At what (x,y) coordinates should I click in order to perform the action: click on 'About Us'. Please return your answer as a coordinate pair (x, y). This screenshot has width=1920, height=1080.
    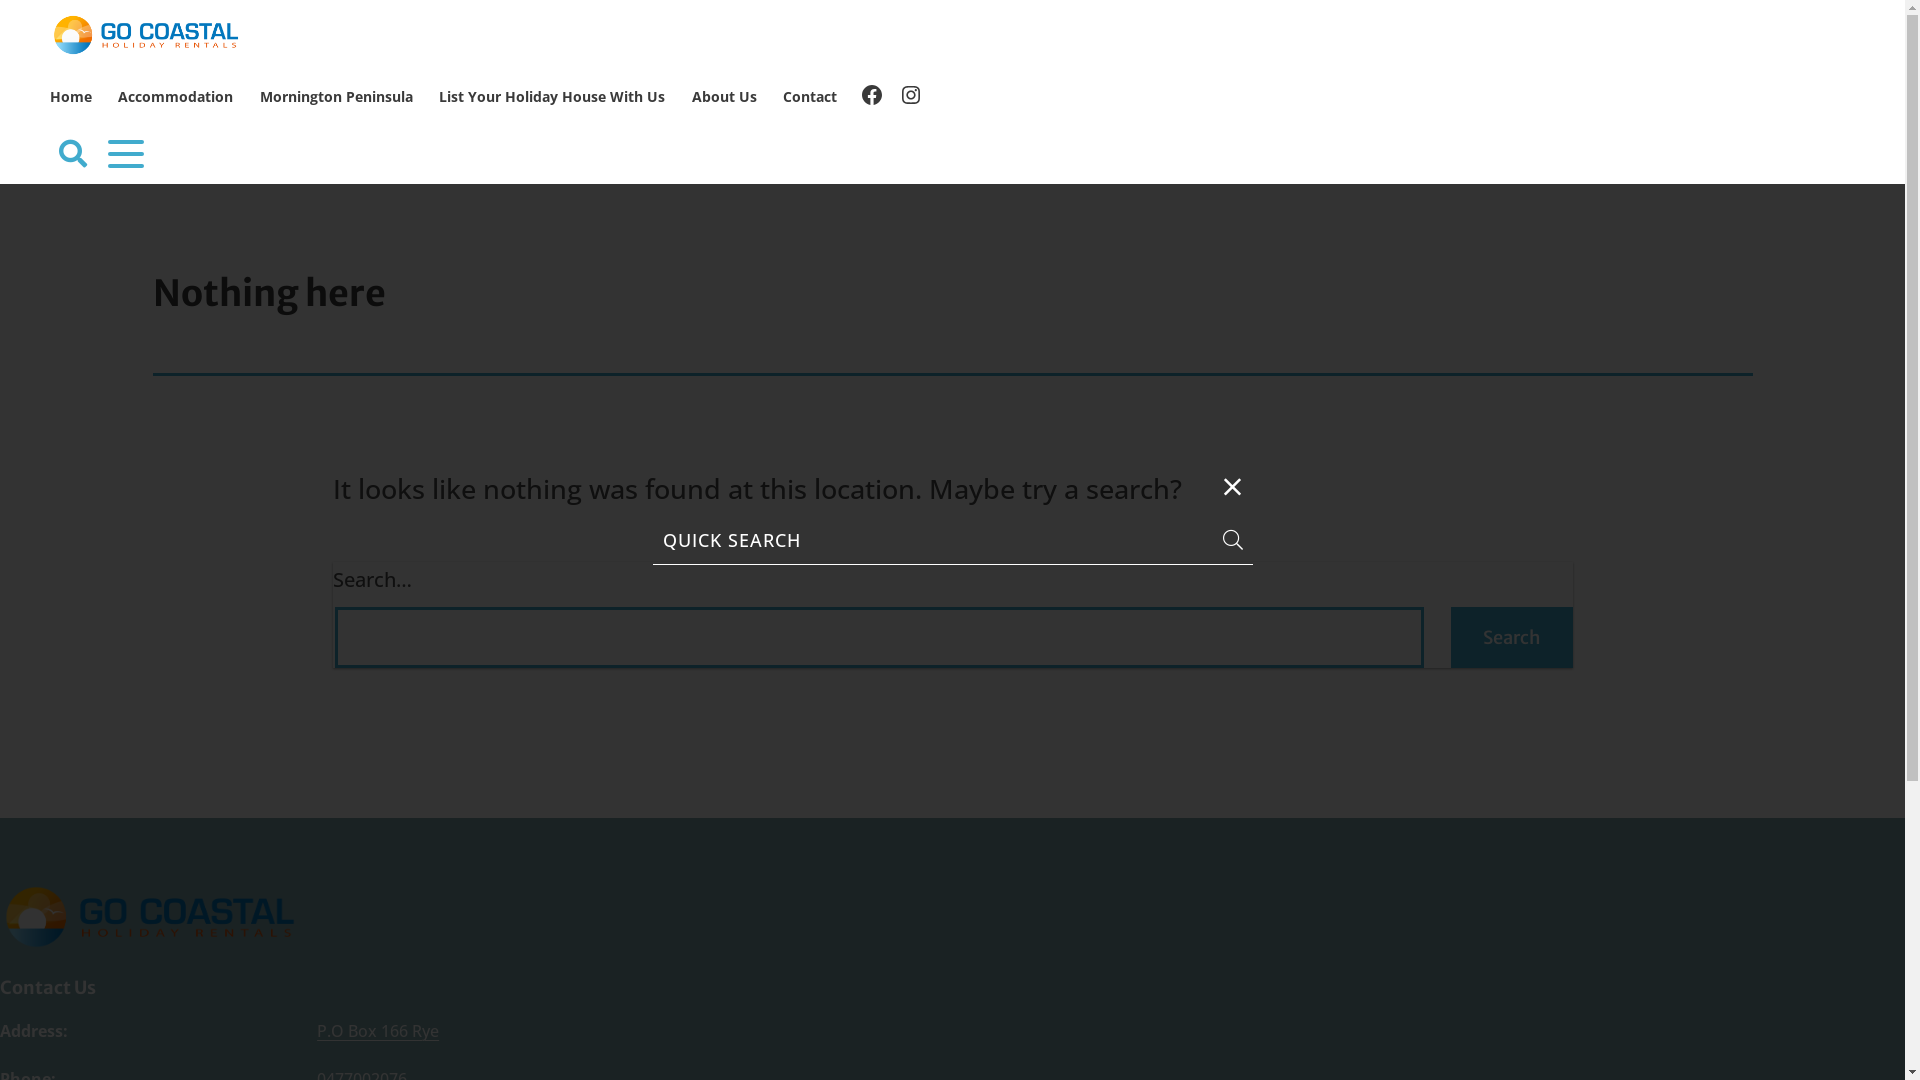
    Looking at the image, I should click on (722, 97).